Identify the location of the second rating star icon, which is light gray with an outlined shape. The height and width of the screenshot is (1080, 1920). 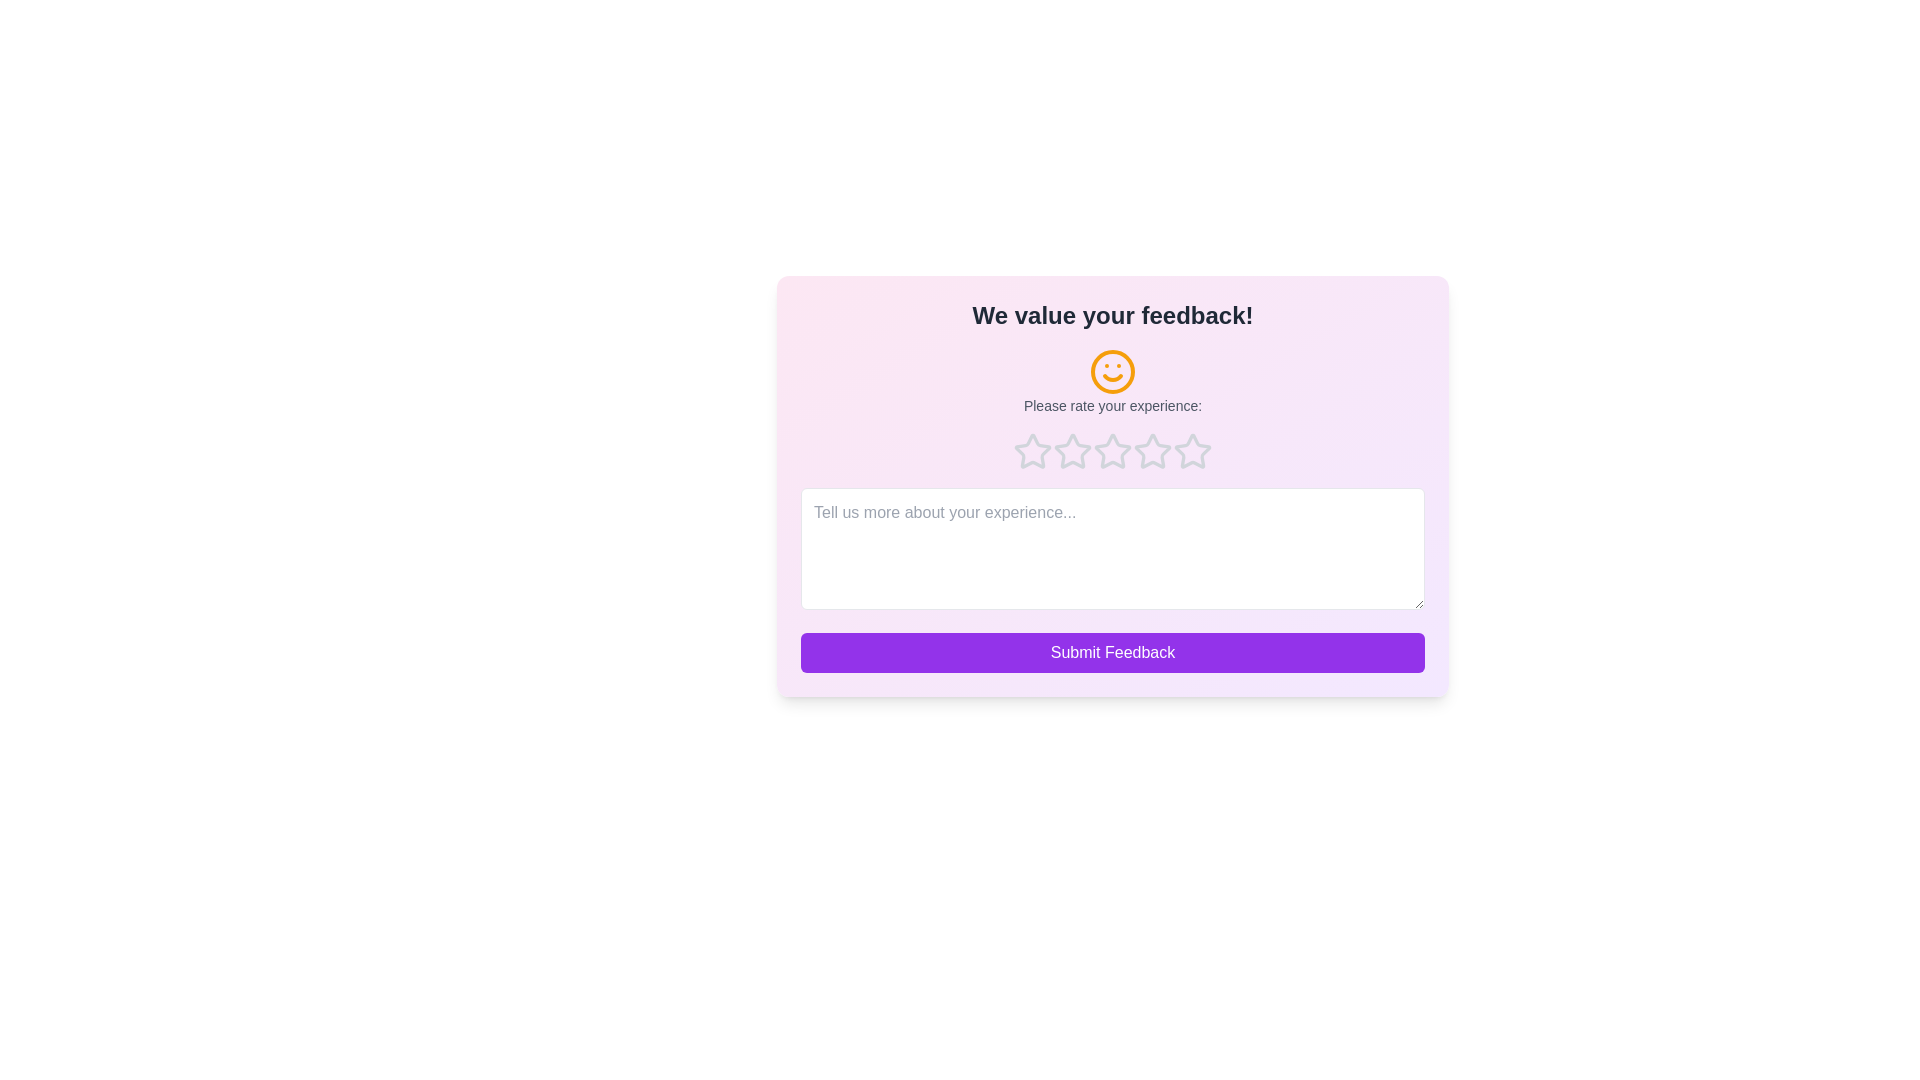
(1072, 451).